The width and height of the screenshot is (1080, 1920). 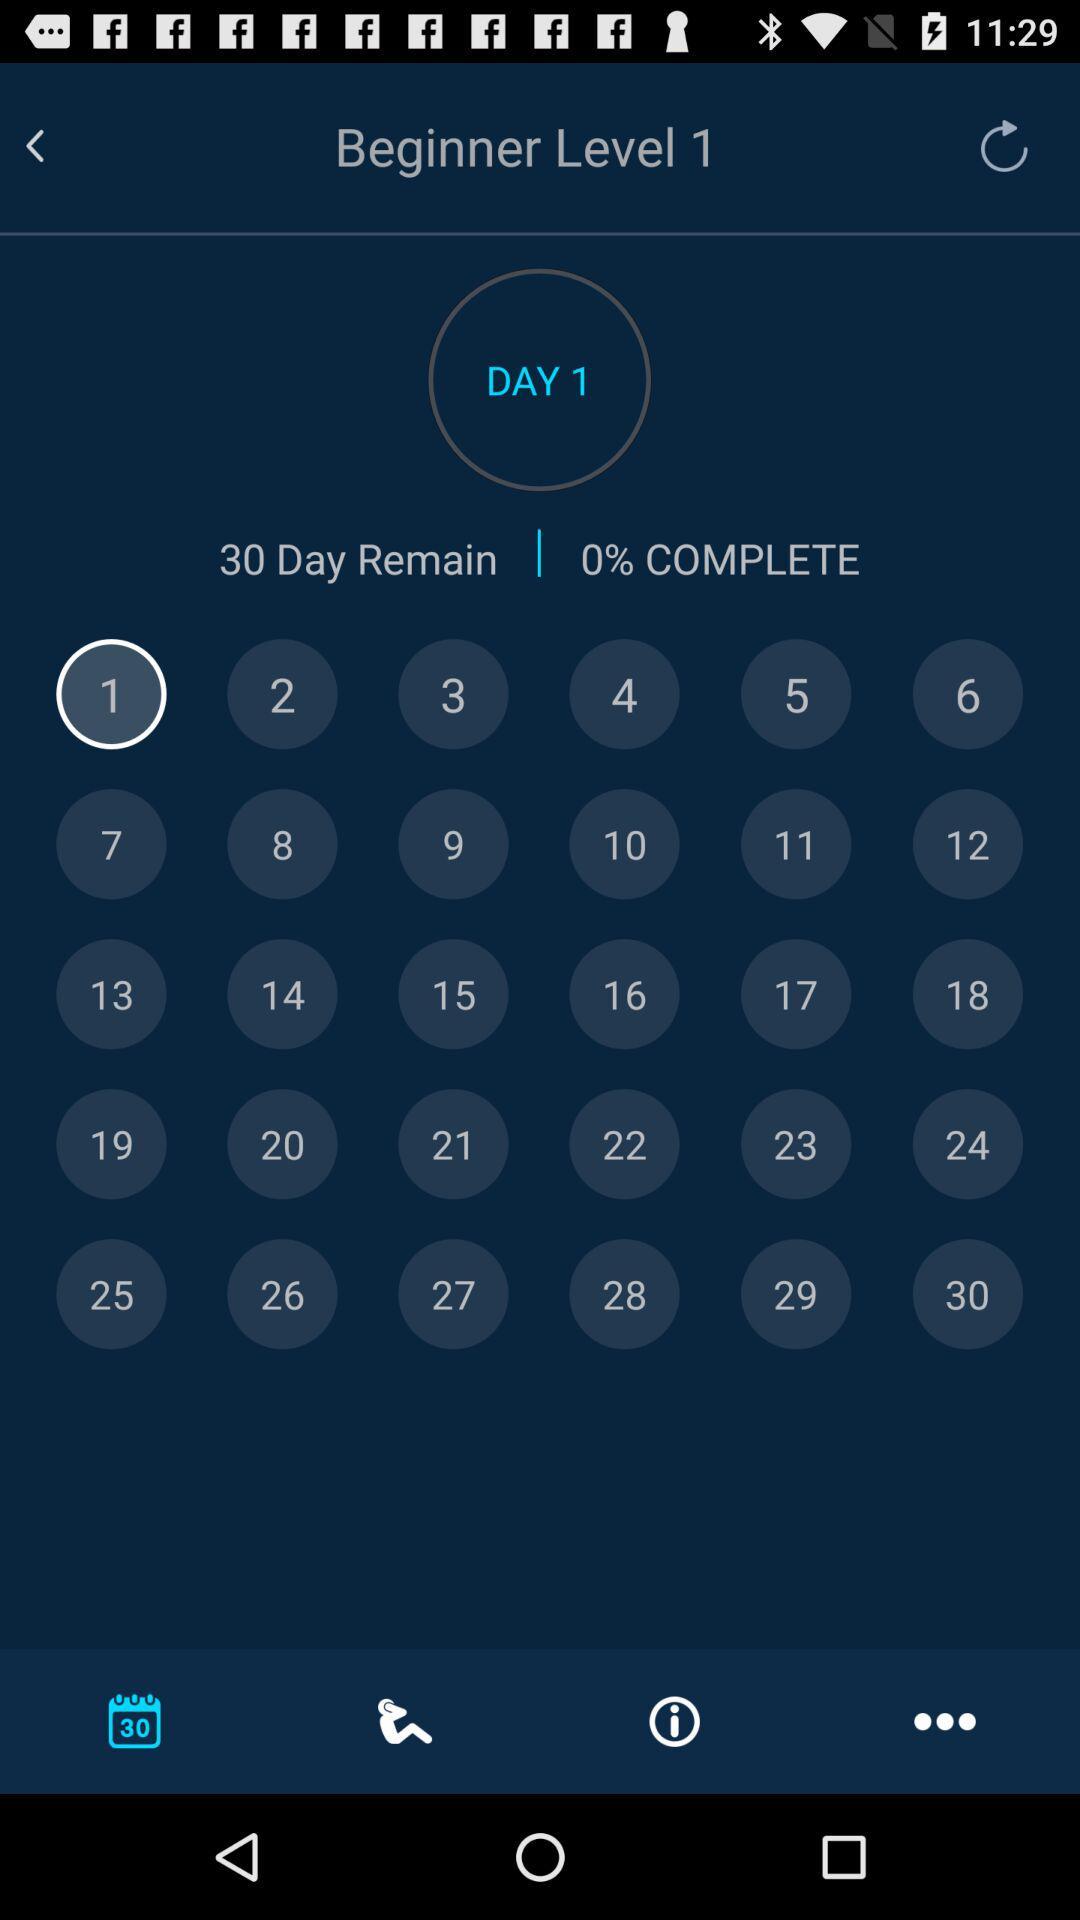 What do you see at coordinates (282, 694) in the screenshot?
I see `2` at bounding box center [282, 694].